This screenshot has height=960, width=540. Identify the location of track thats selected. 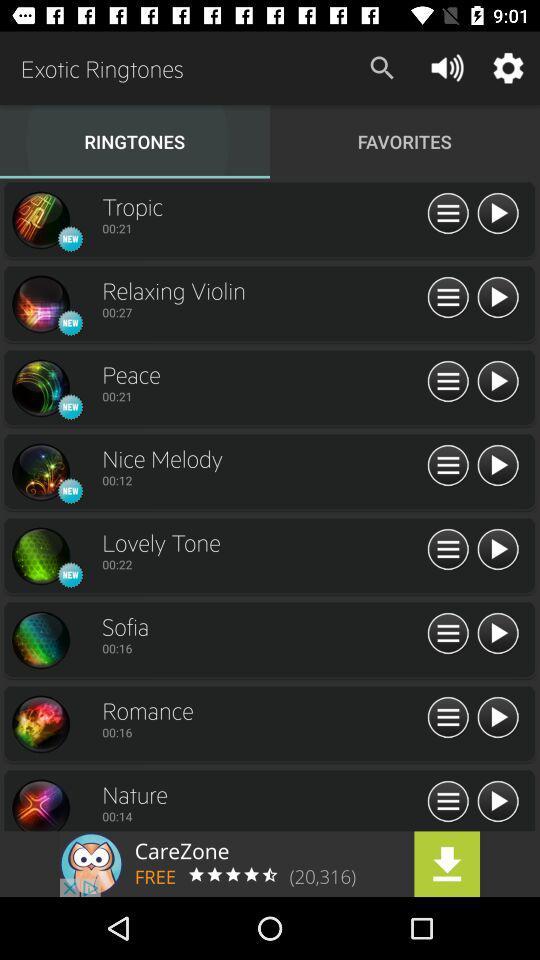
(496, 466).